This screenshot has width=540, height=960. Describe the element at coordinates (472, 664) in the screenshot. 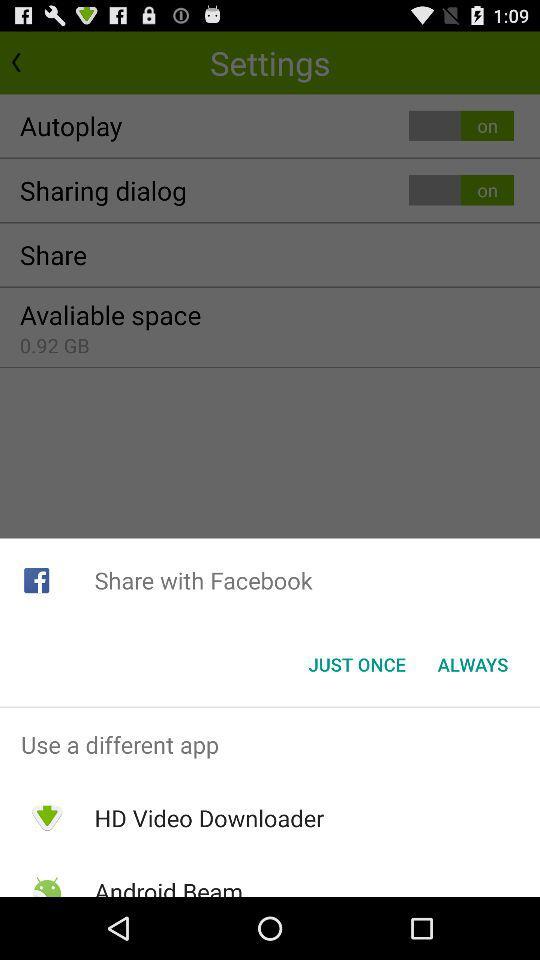

I see `always` at that location.